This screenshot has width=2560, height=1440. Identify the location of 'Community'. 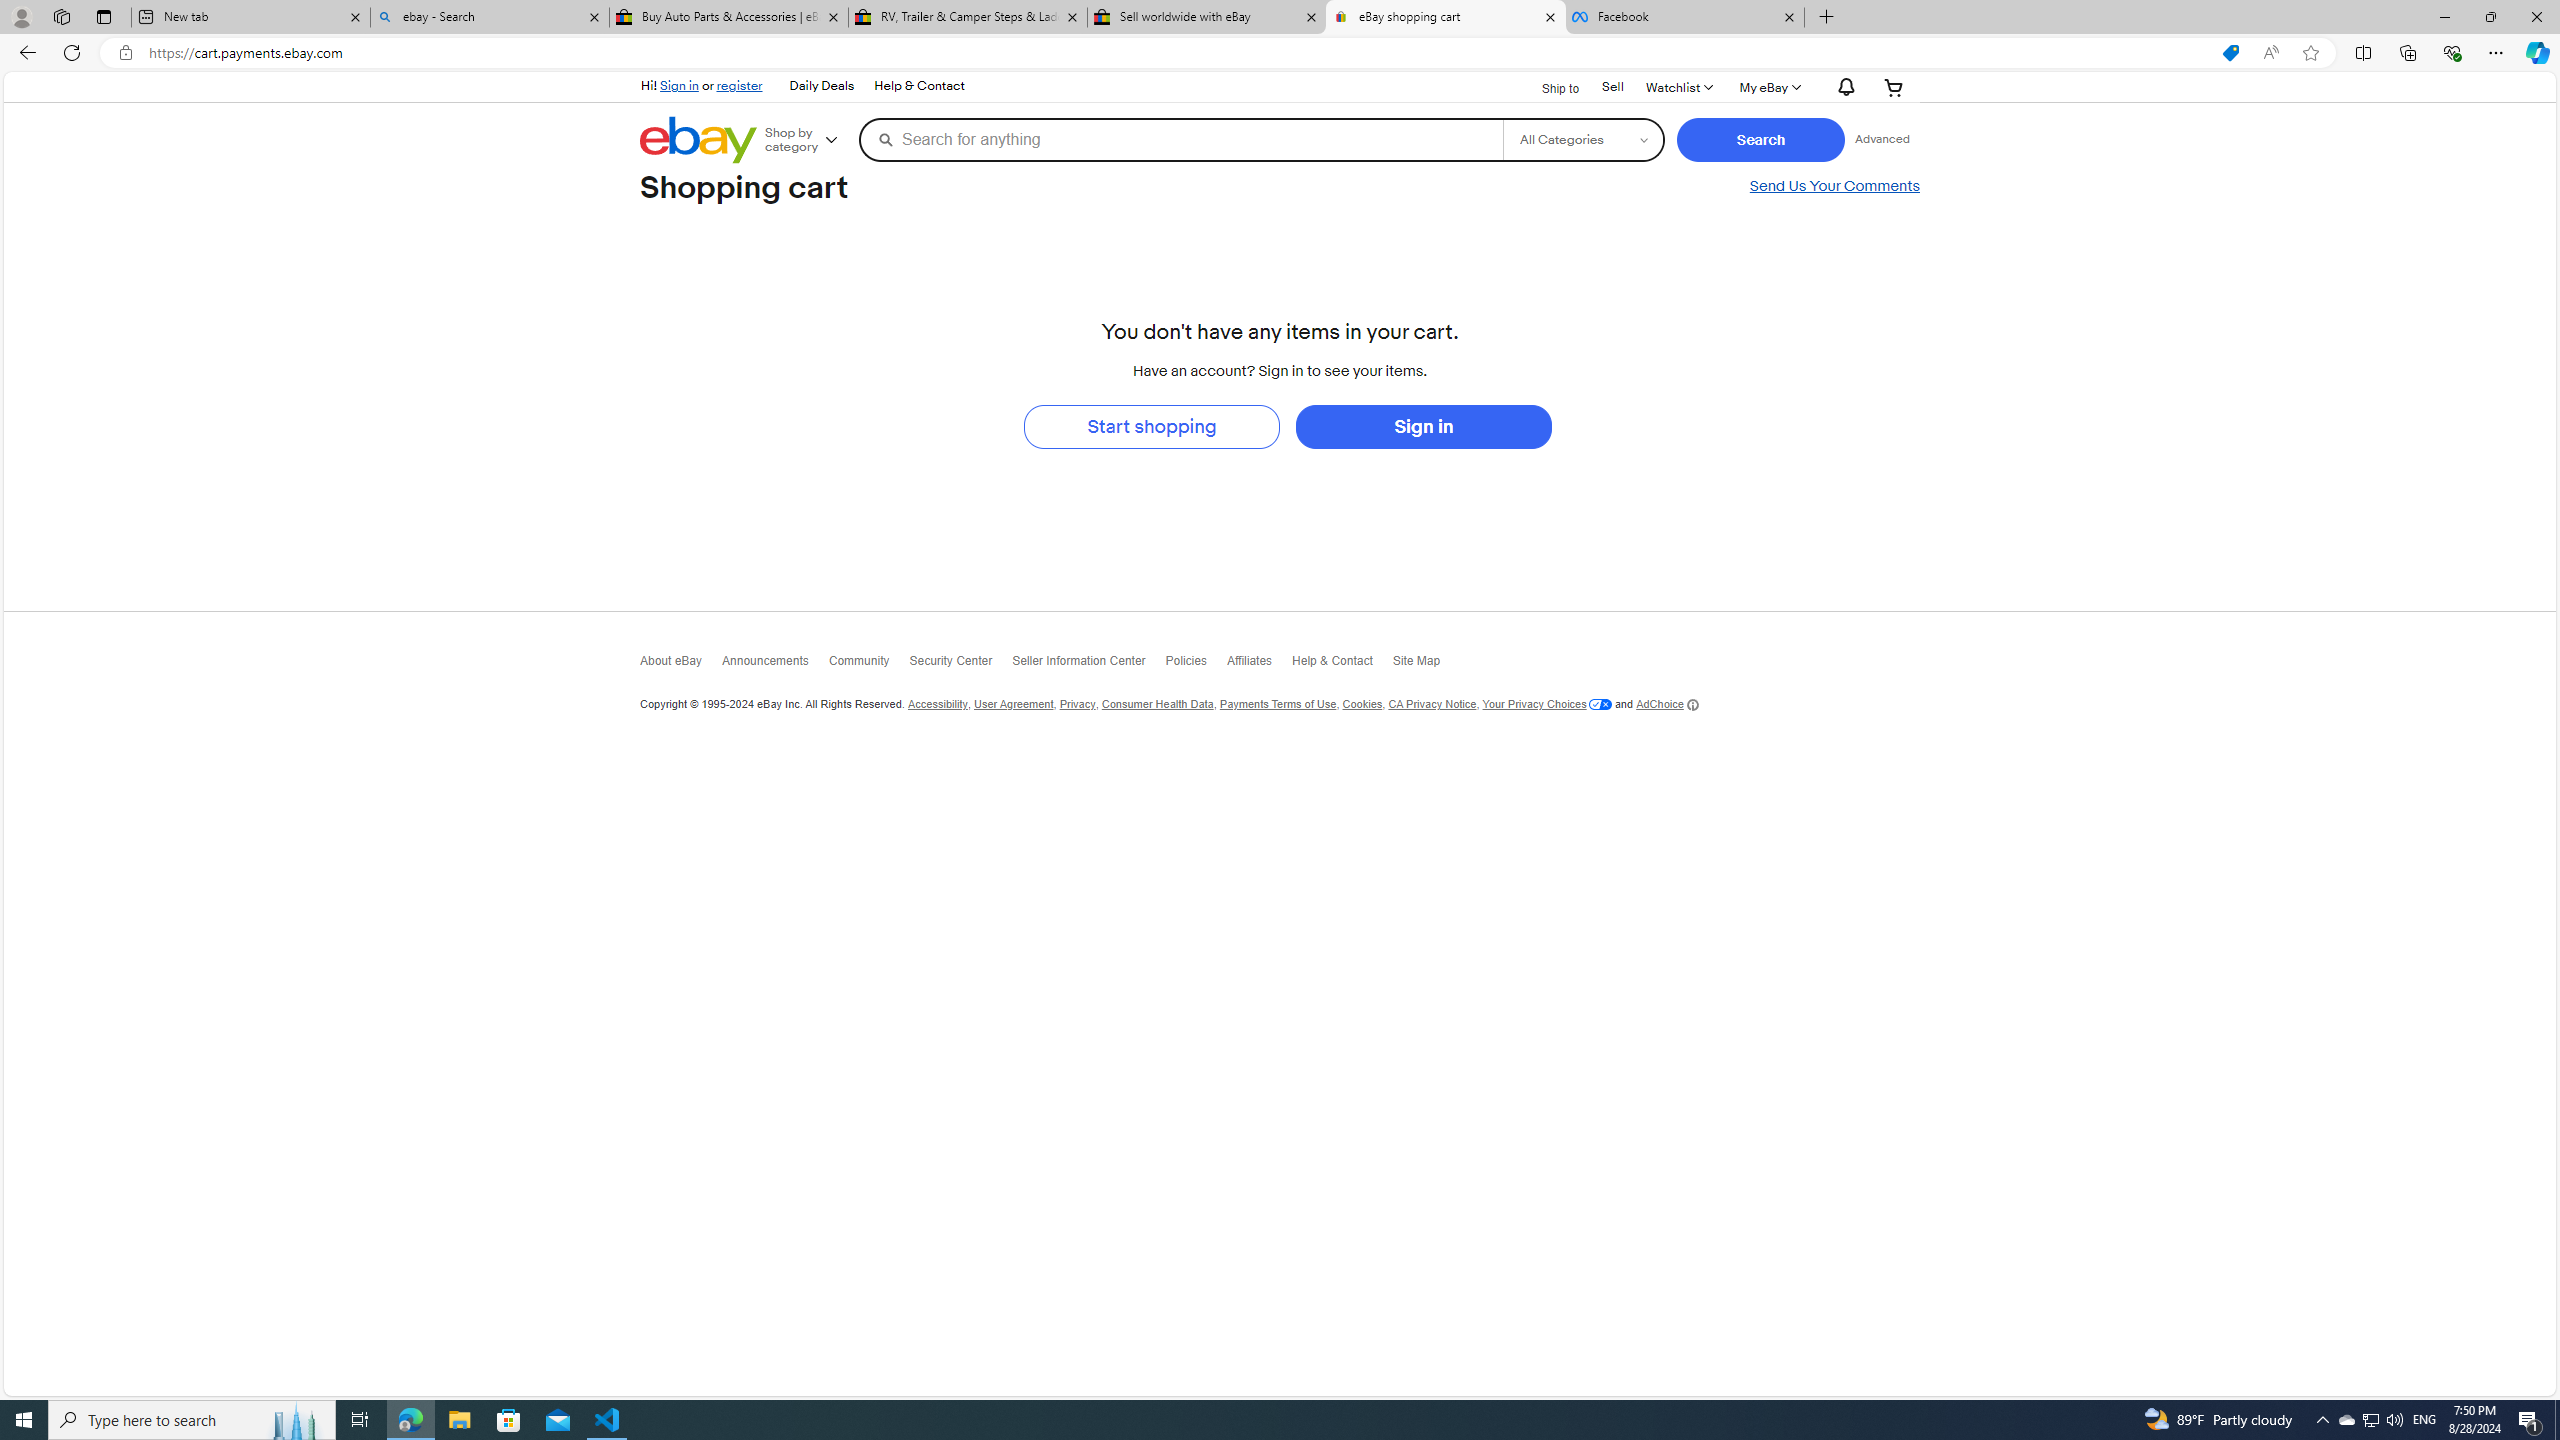
(867, 663).